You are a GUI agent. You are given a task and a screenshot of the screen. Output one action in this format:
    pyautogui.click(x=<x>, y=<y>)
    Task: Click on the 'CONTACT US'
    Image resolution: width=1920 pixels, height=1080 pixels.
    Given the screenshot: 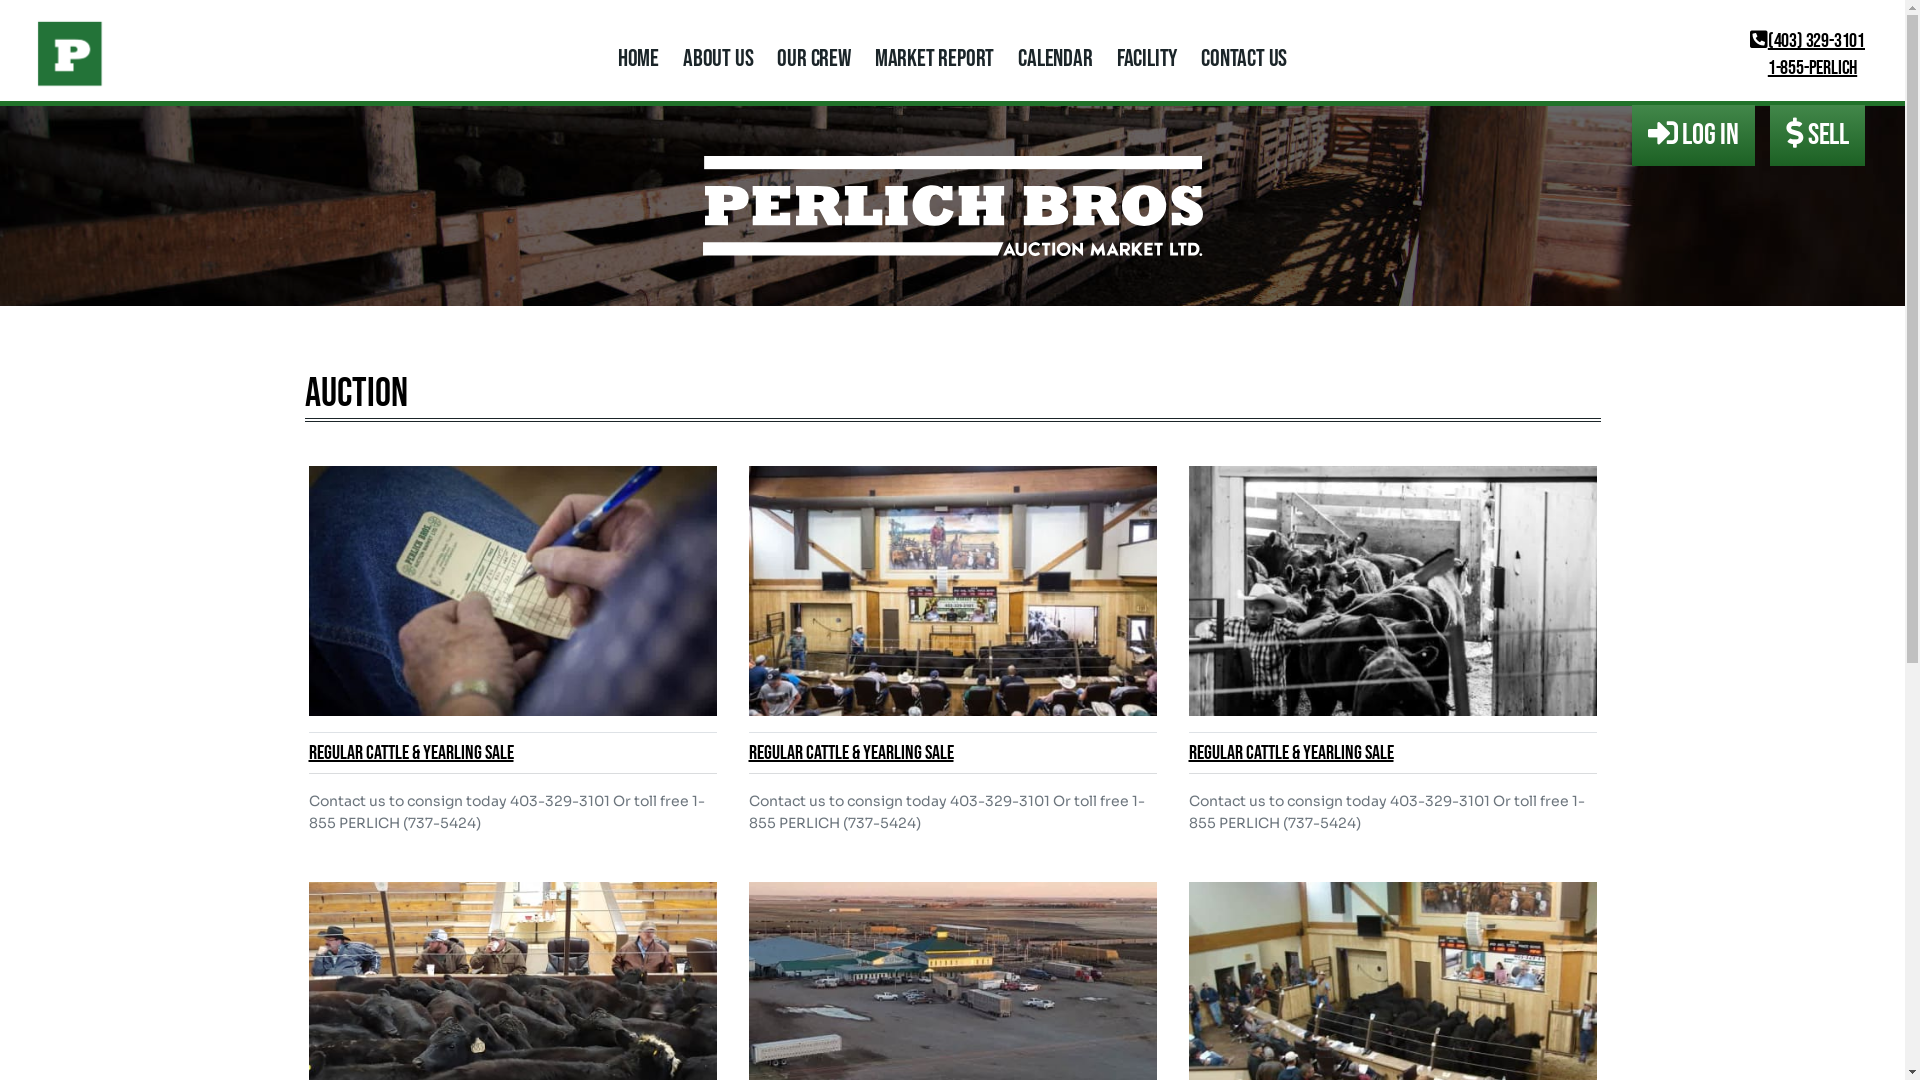 What is the action you would take?
    pyautogui.click(x=1242, y=57)
    